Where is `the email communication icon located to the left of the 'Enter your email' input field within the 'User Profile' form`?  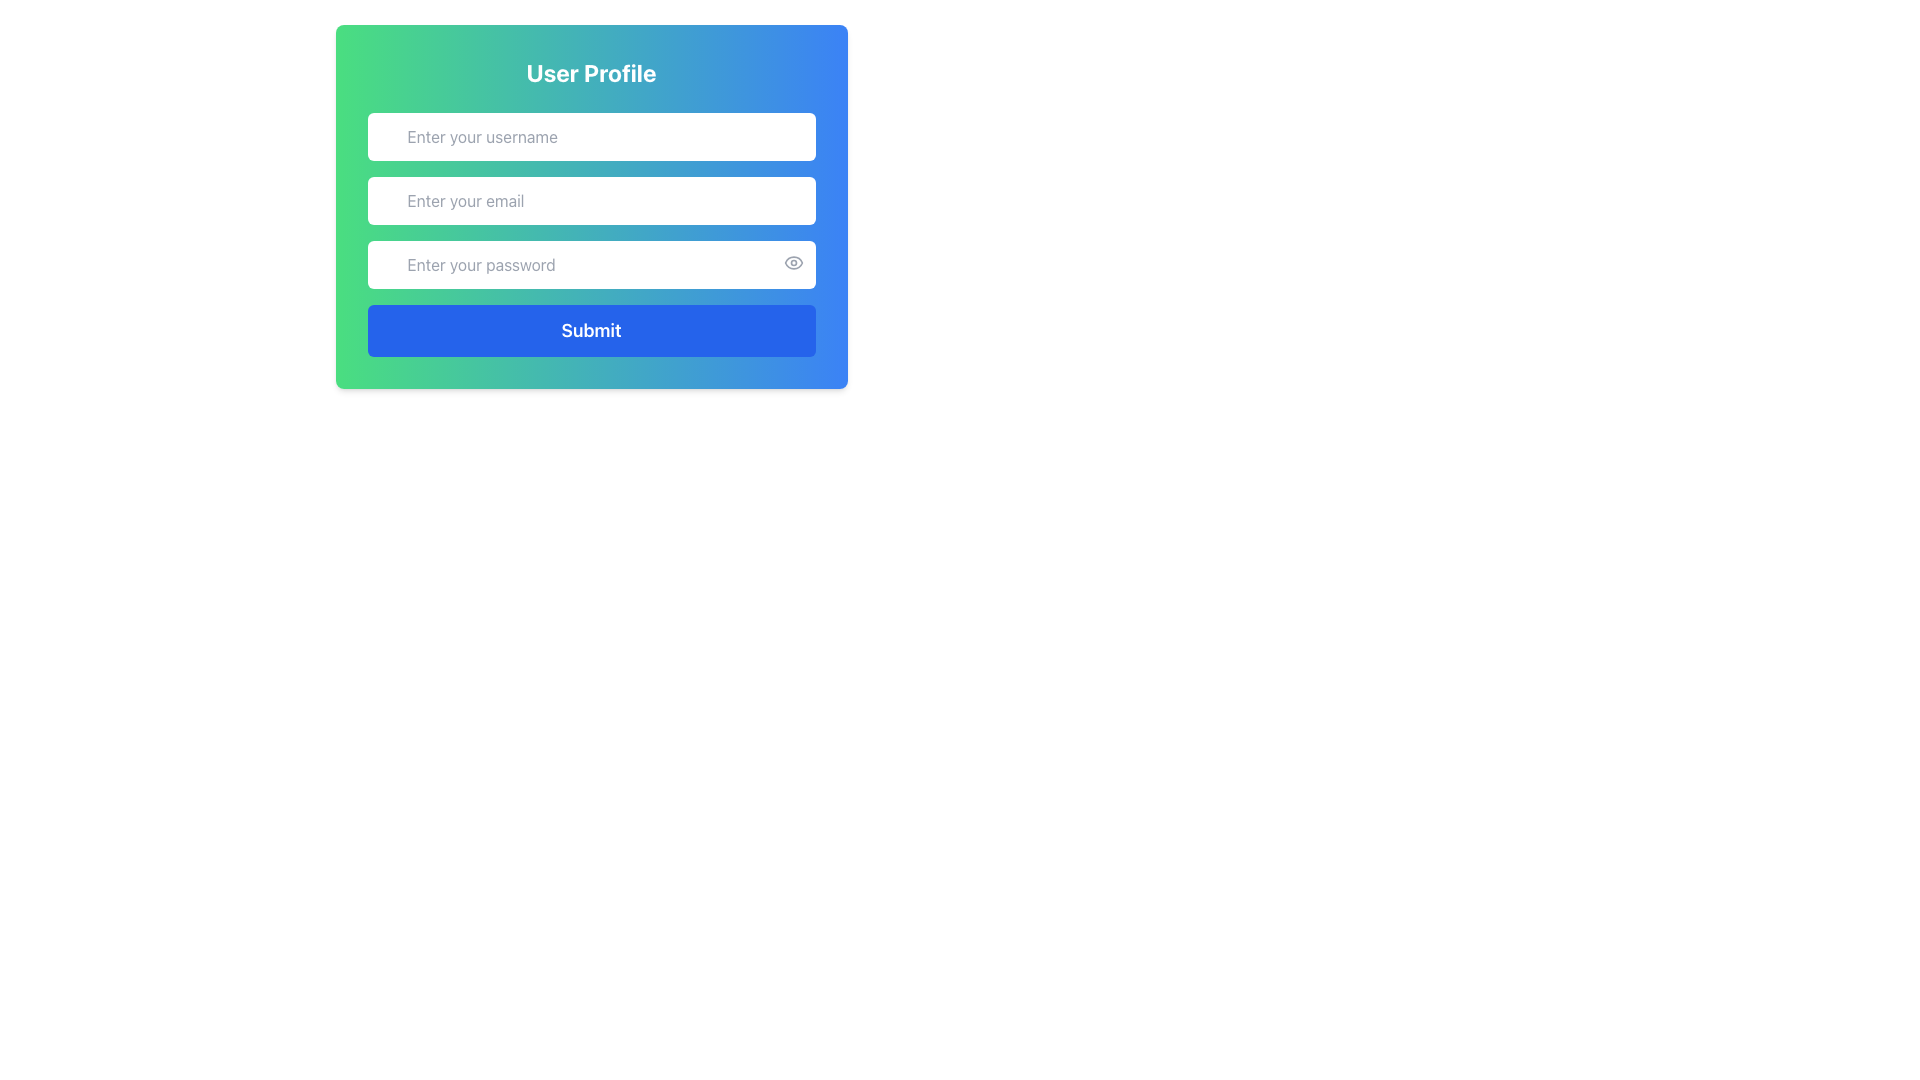
the email communication icon located to the left of the 'Enter your email' input field within the 'User Profile' form is located at coordinates (391, 200).